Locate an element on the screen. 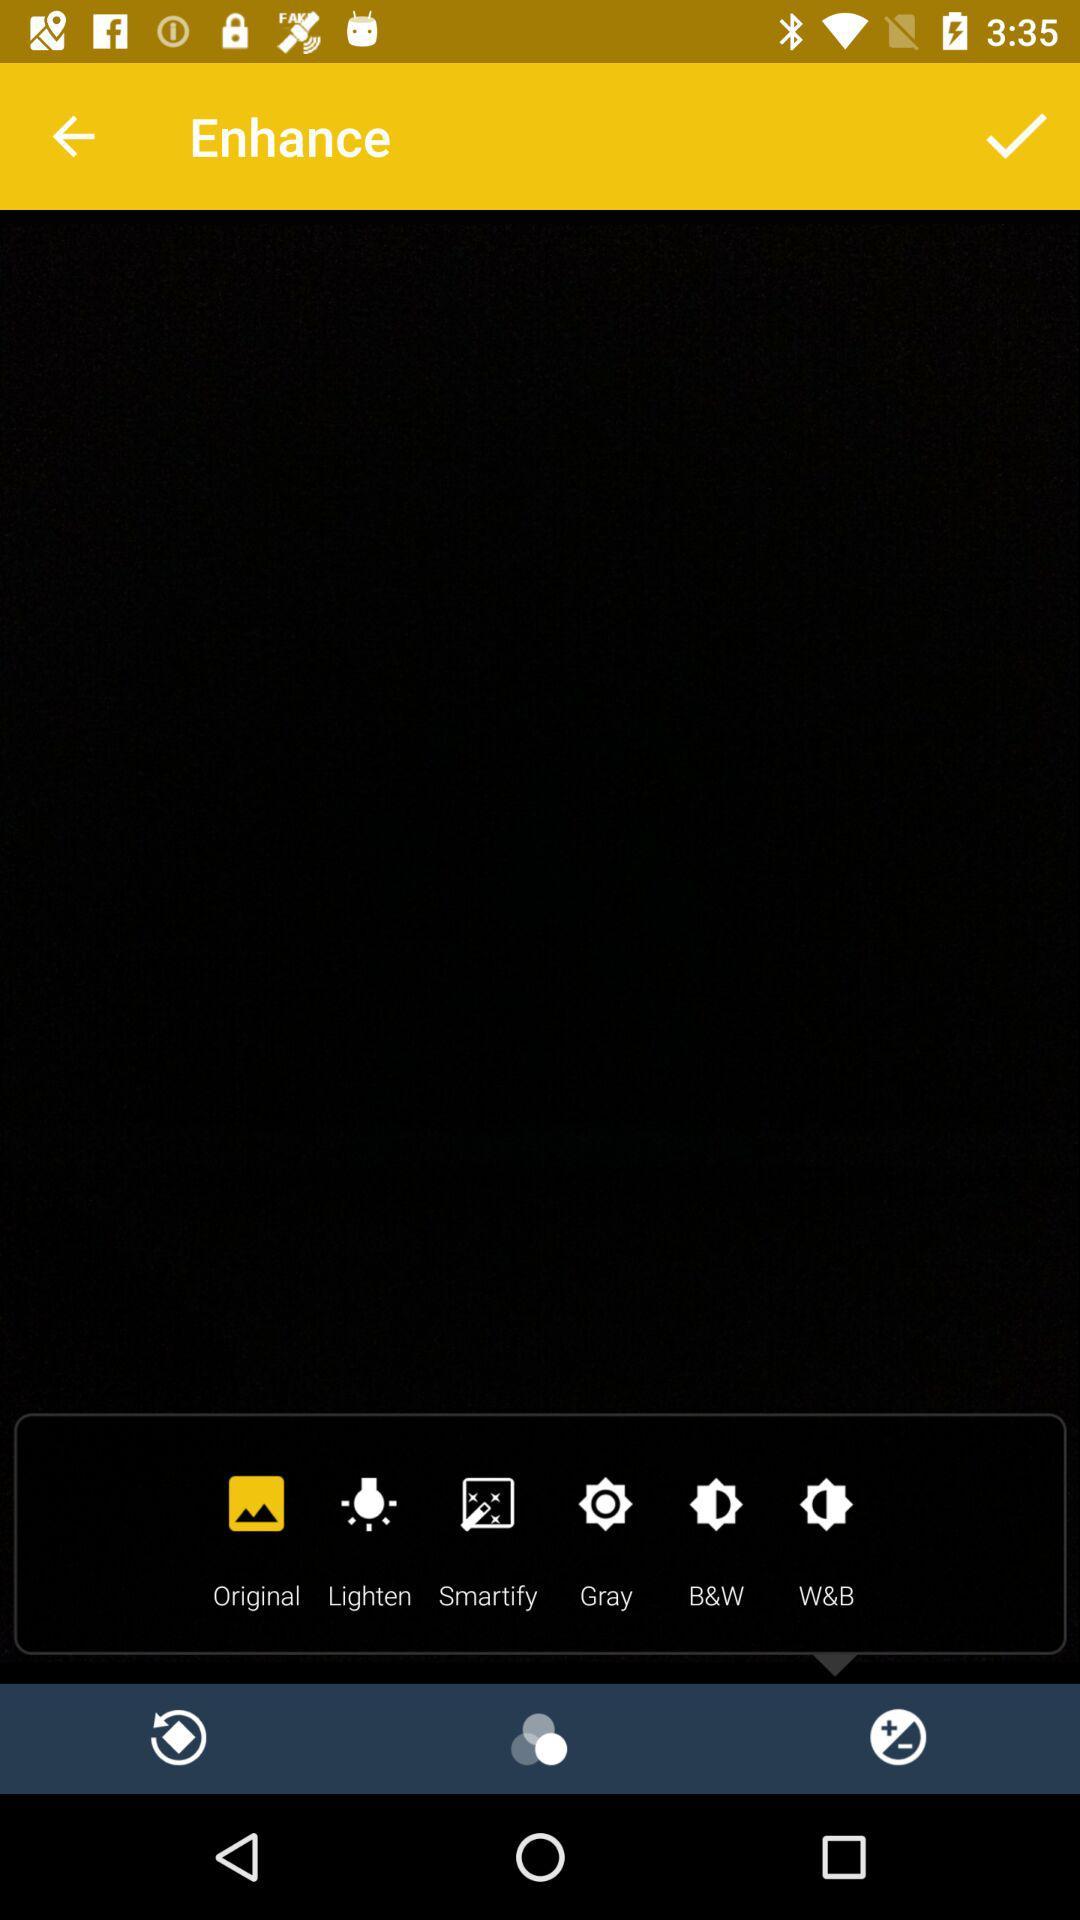 The image size is (1080, 1920). replay option is located at coordinates (180, 1737).